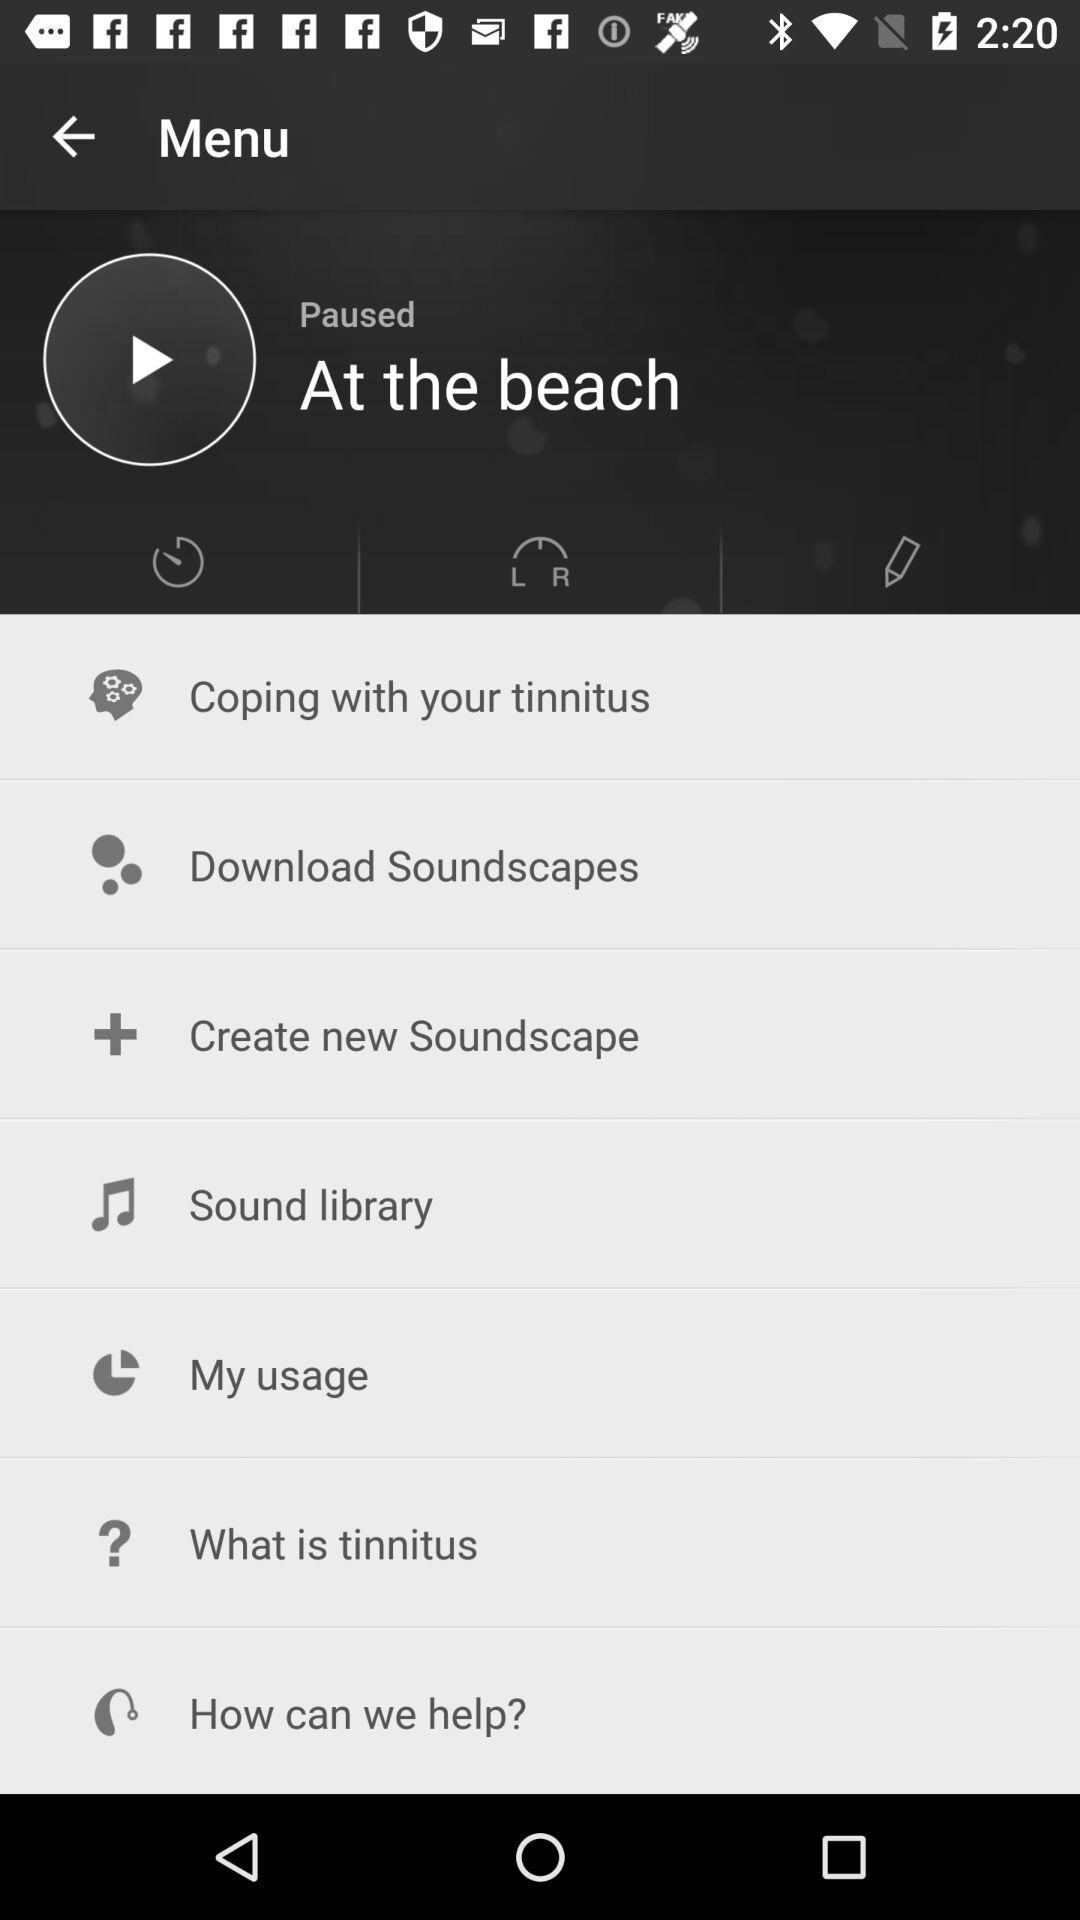  I want to click on the icon below coping with your item, so click(540, 865).